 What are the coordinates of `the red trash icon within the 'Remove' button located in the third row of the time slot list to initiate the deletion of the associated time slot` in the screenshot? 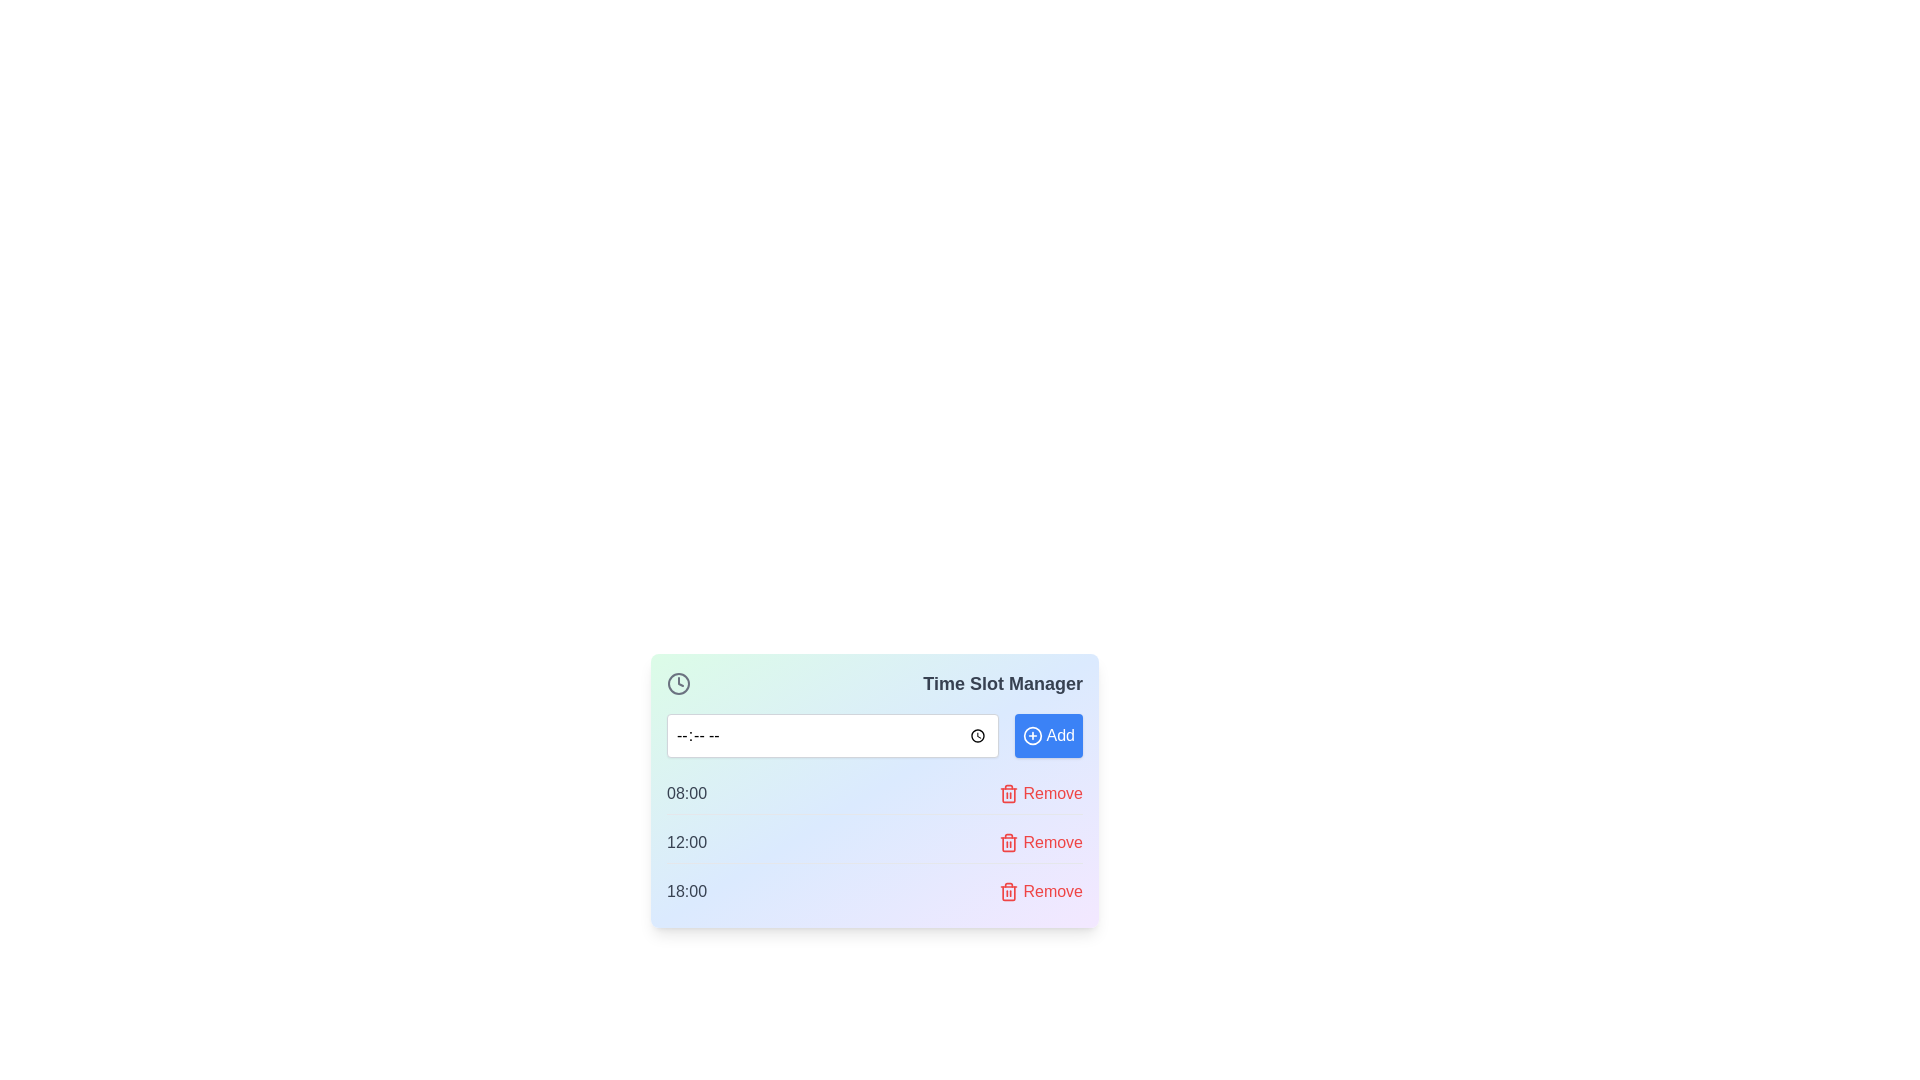 It's located at (1009, 793).